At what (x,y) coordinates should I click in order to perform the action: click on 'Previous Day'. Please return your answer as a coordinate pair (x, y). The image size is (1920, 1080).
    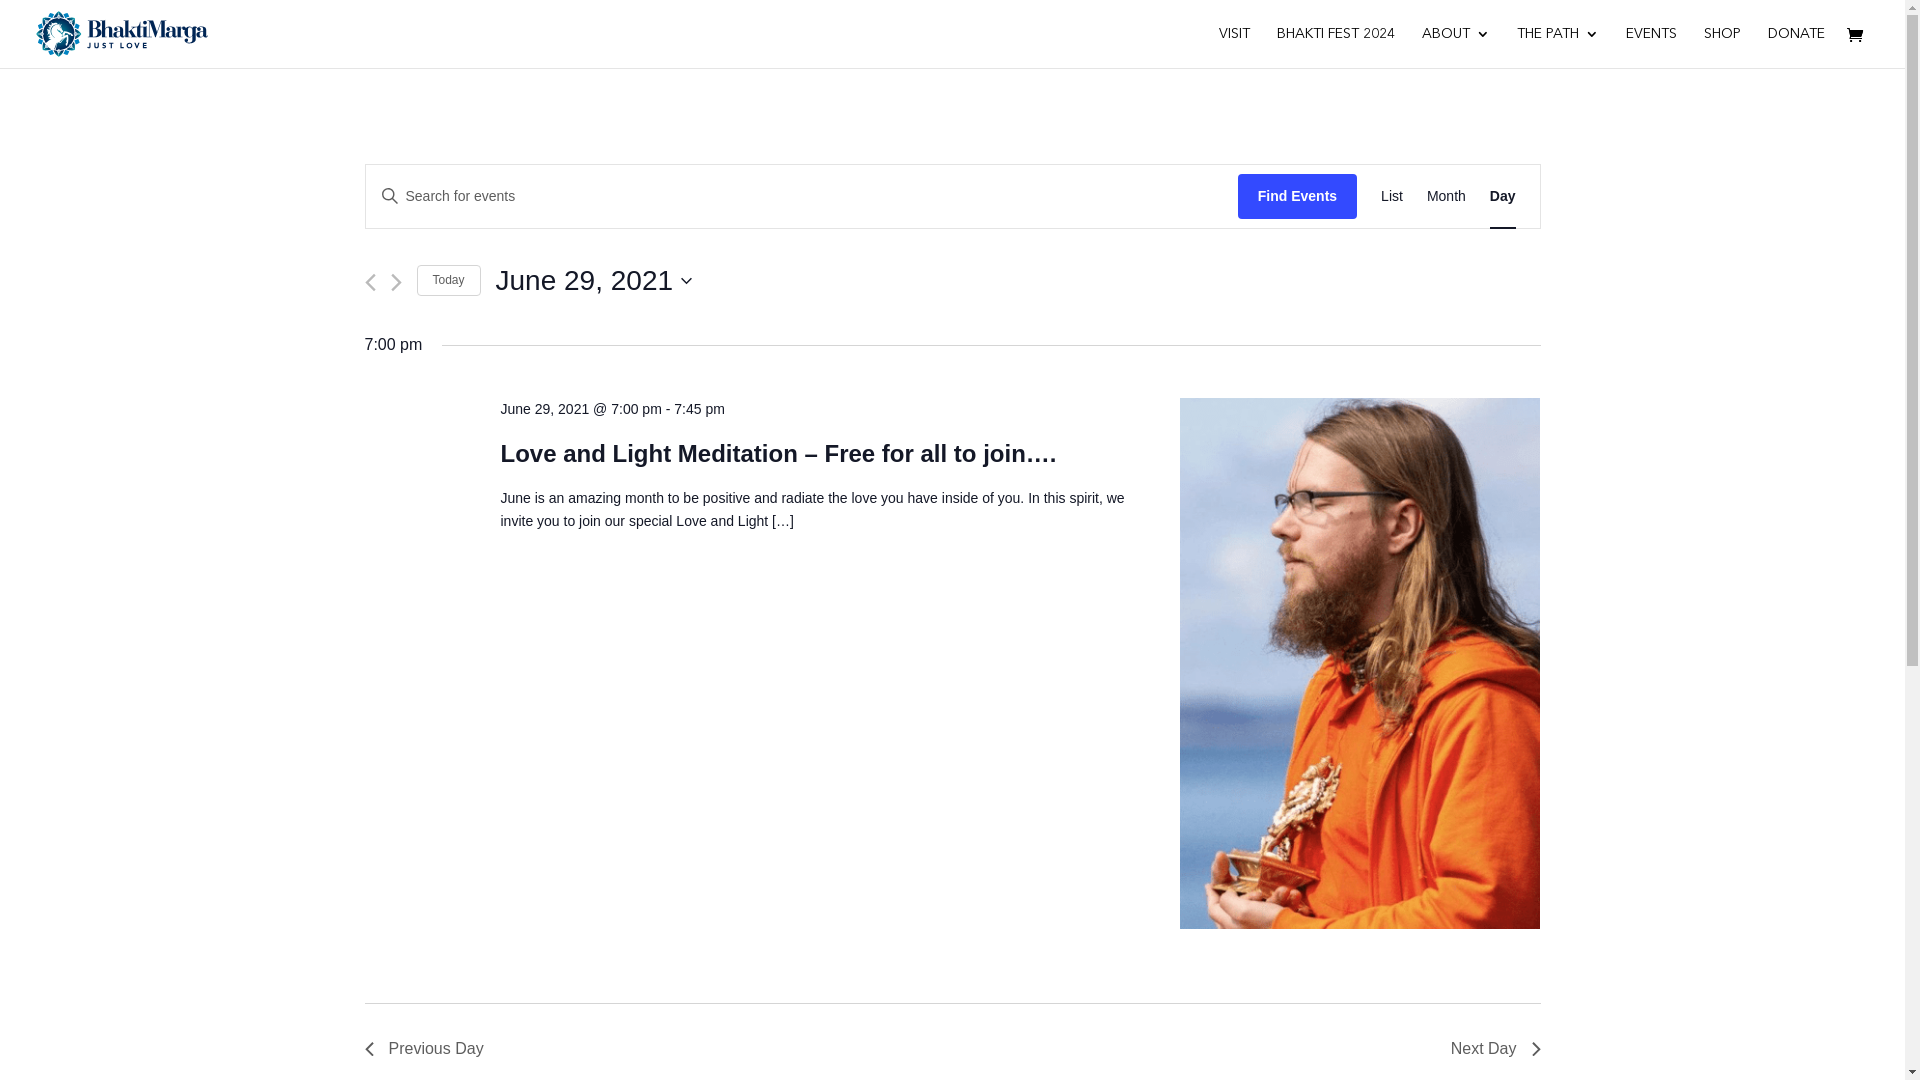
    Looking at the image, I should click on (364, 1048).